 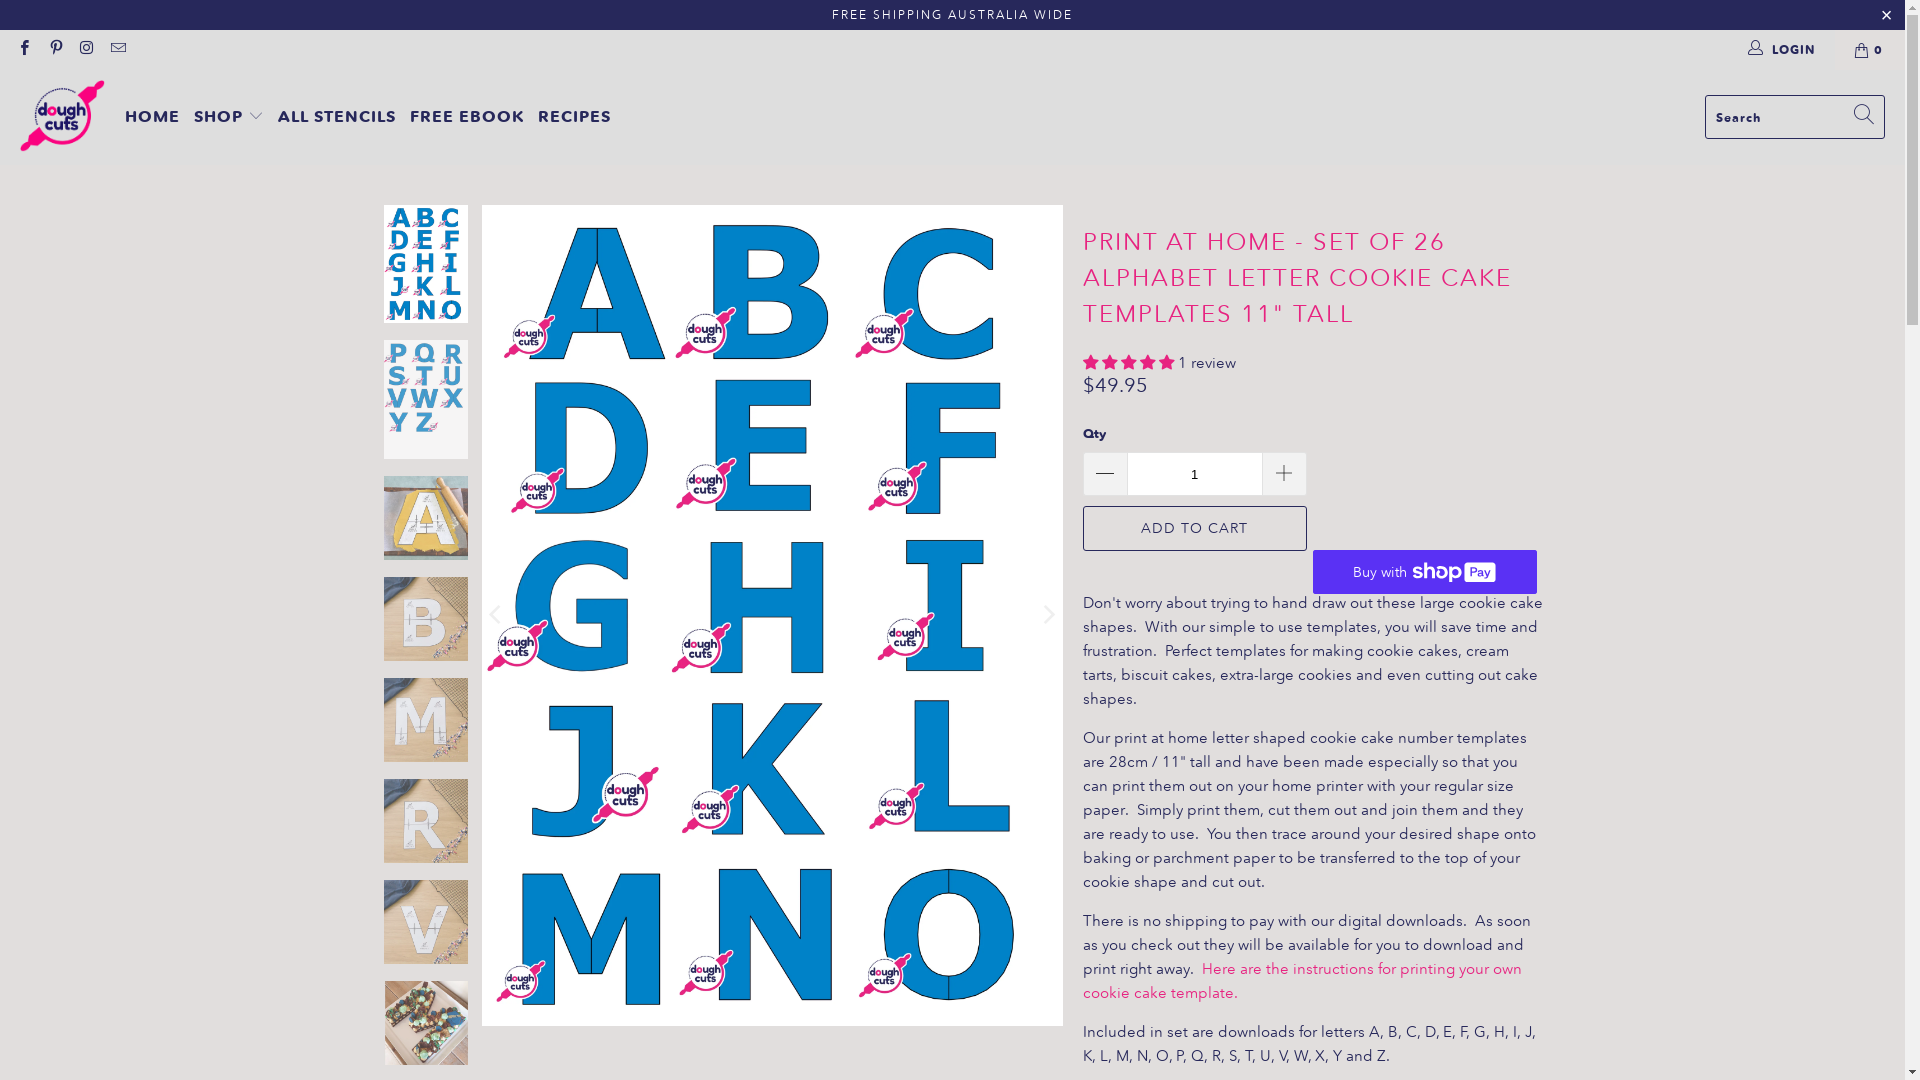 I want to click on 'SHOP', so click(x=229, y=116).